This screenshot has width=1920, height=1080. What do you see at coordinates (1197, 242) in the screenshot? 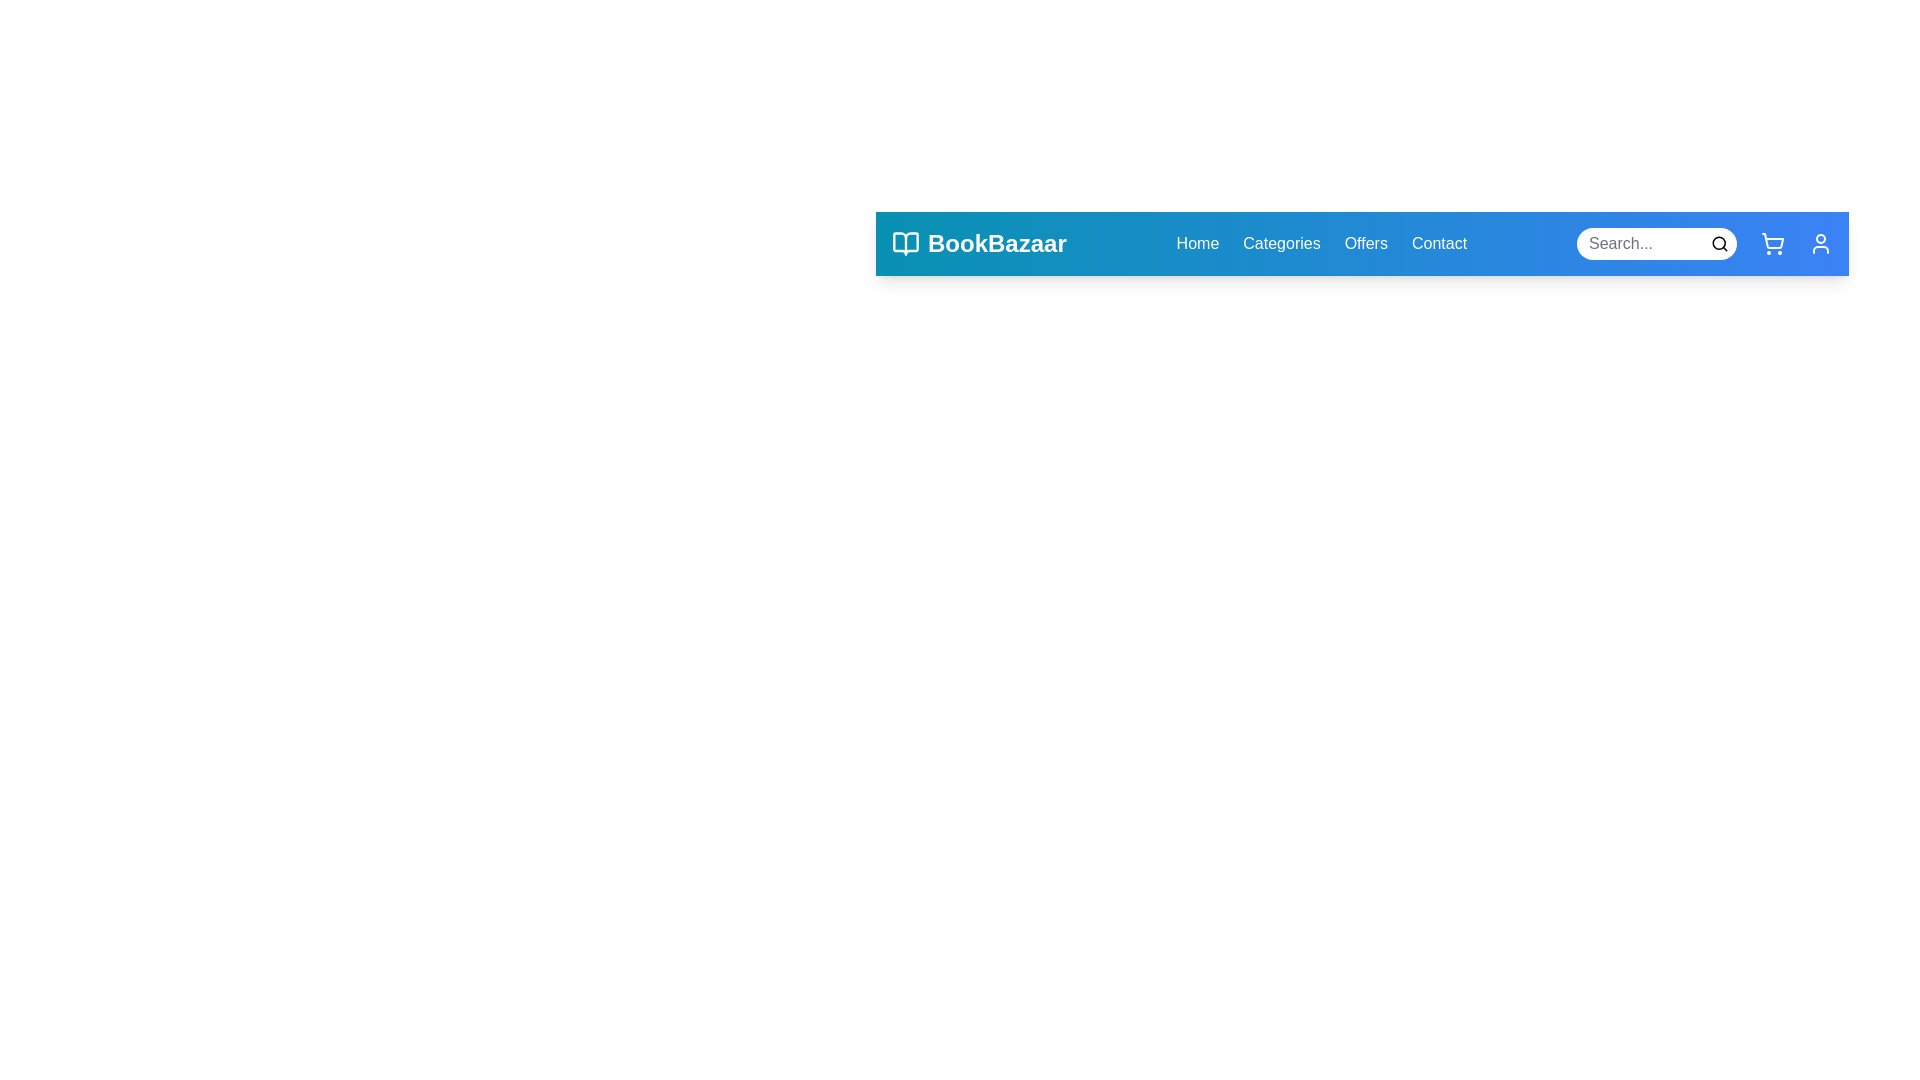
I see `the navigation link Home to observe the hover effect` at bounding box center [1197, 242].